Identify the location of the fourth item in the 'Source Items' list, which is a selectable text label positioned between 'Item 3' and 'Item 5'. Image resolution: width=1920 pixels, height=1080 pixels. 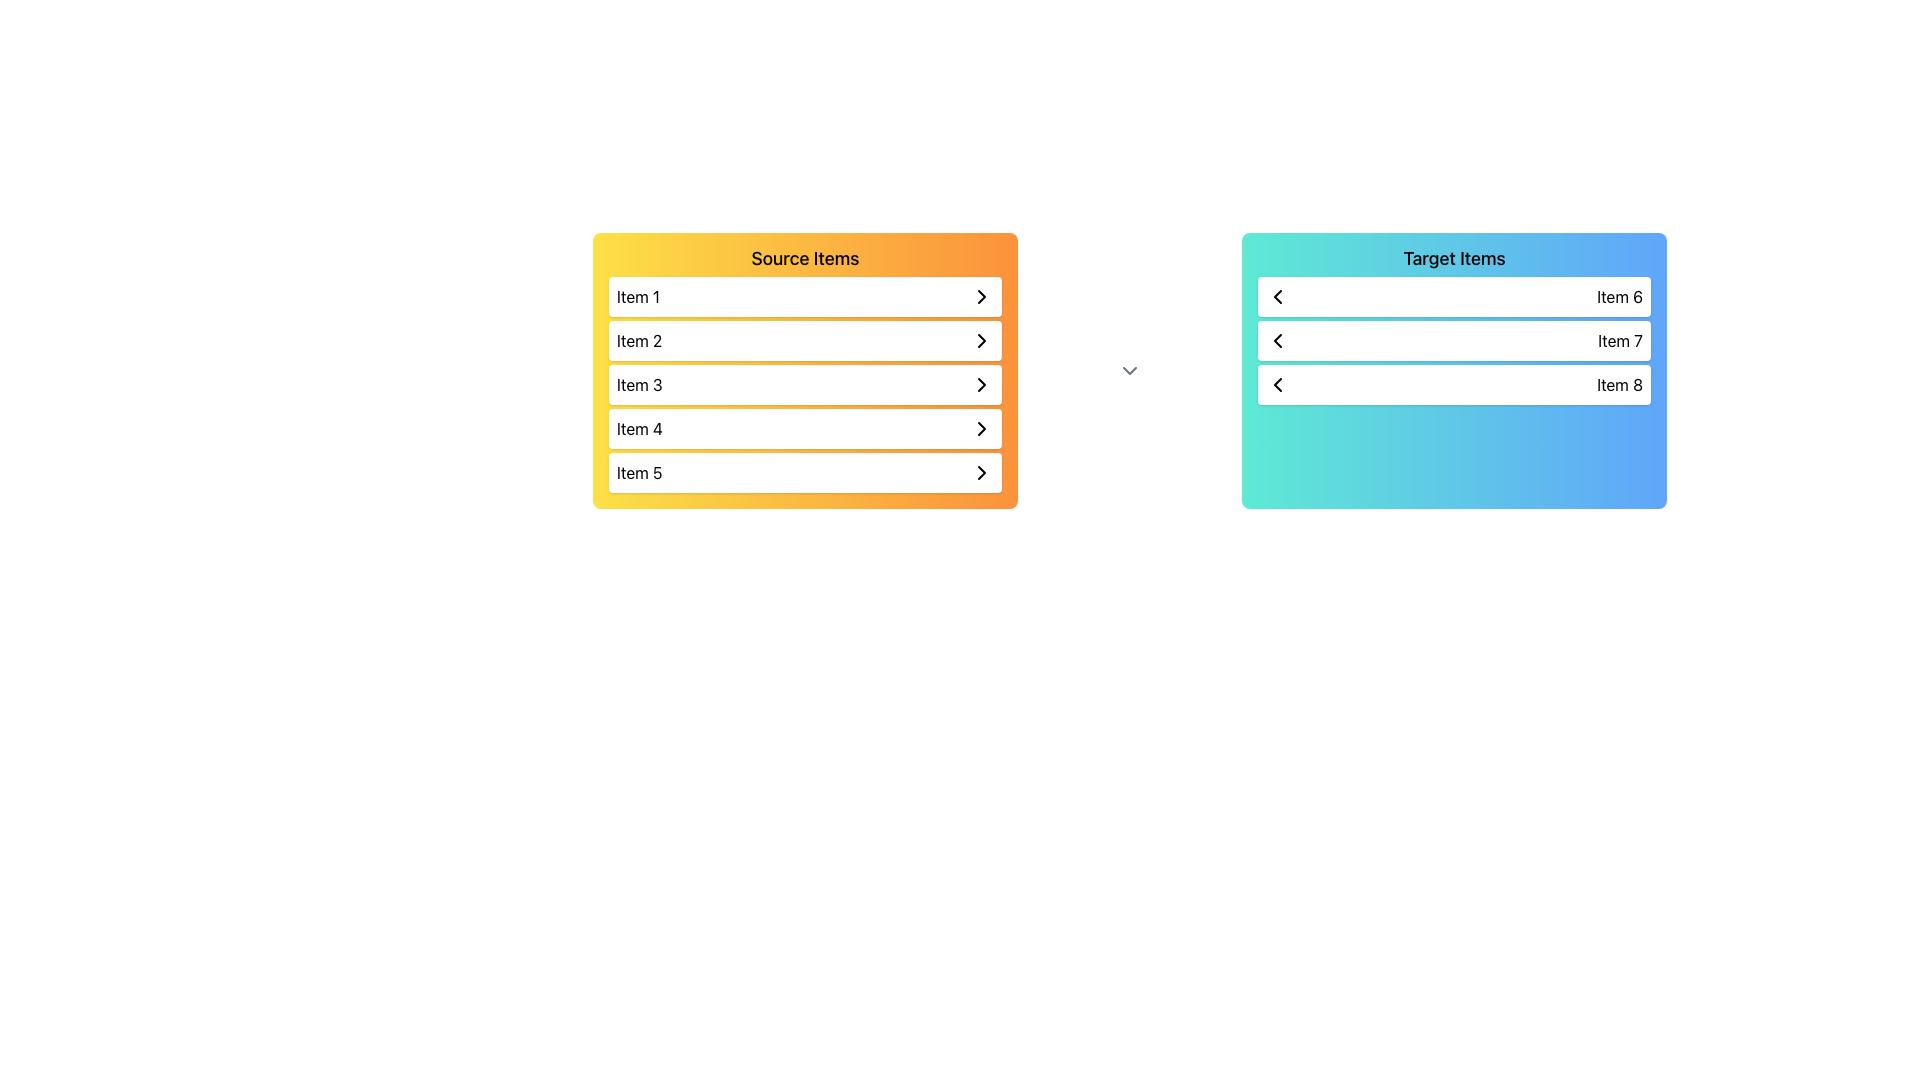
(638, 427).